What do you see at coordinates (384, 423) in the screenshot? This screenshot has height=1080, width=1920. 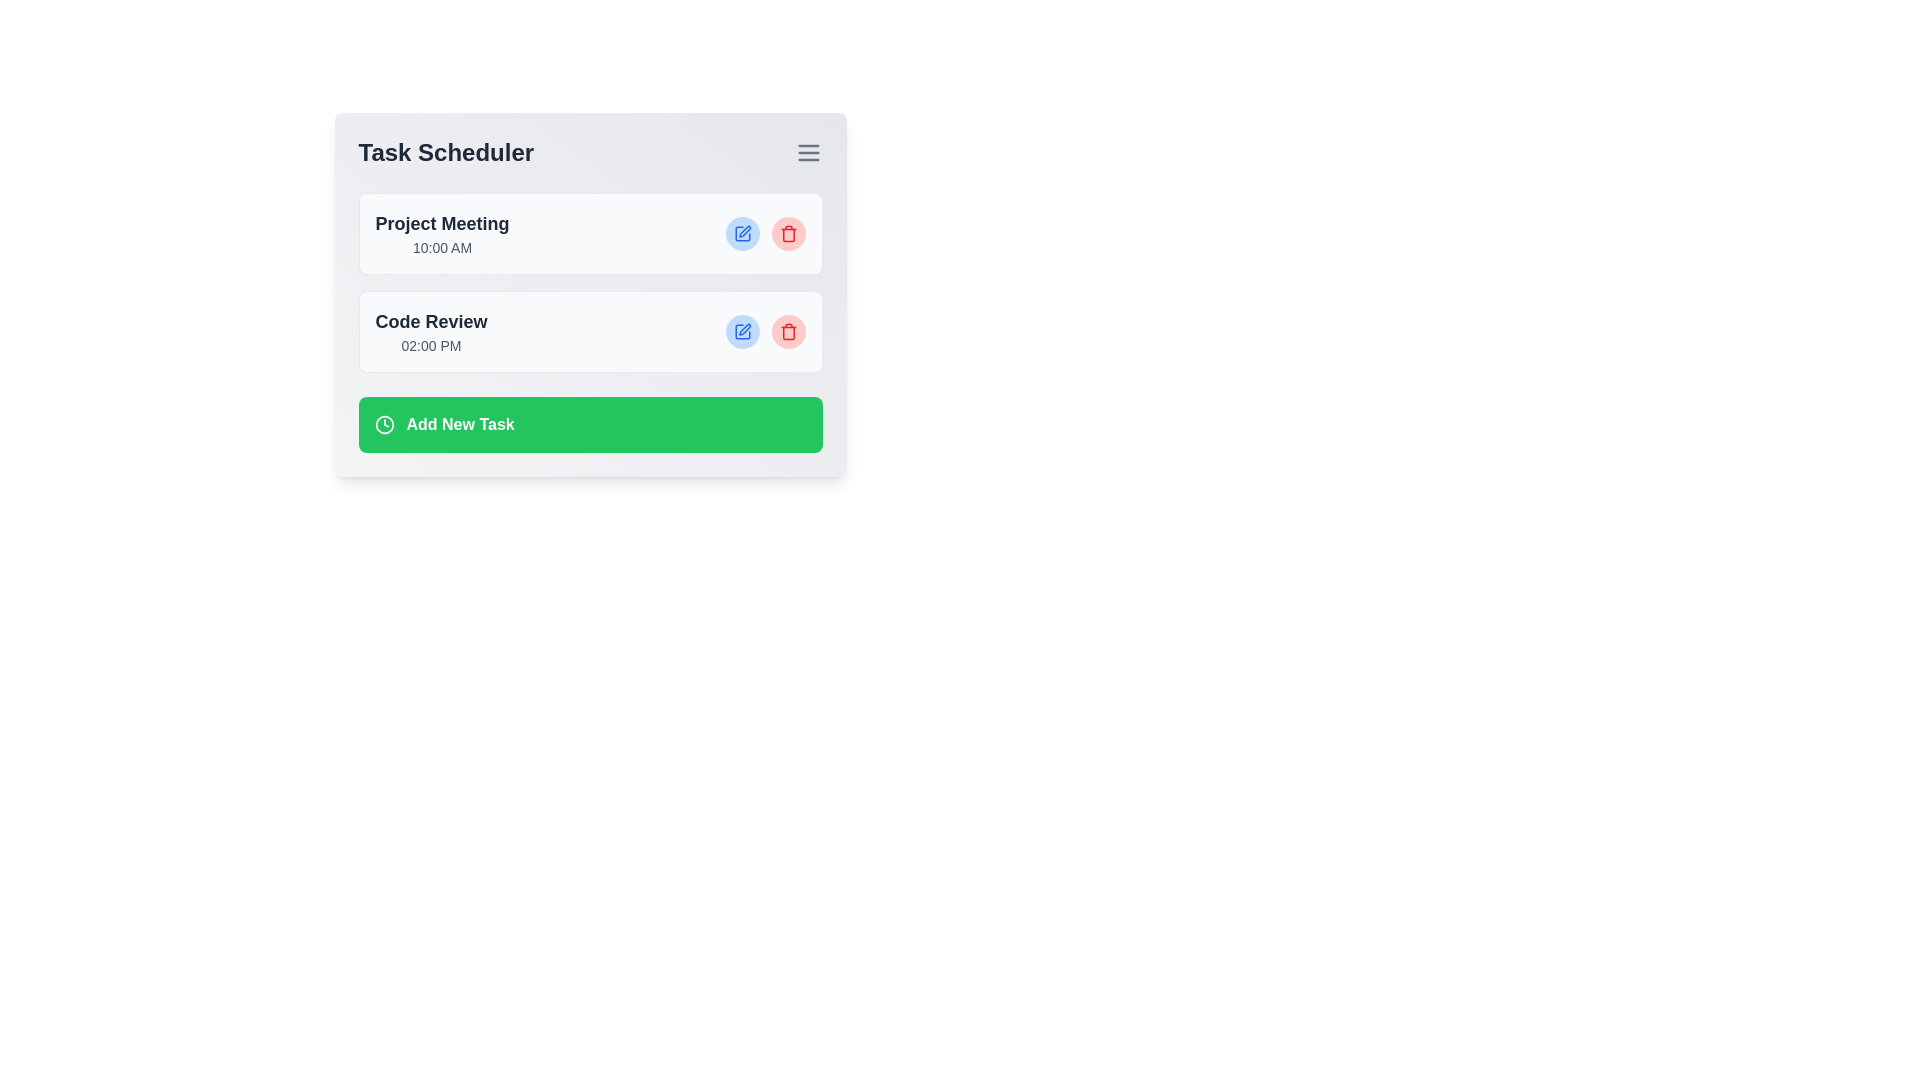 I see `the SVG Circle Element that represents the clock icon within the green 'Add New Task' button in the Task Scheduler interface` at bounding box center [384, 423].